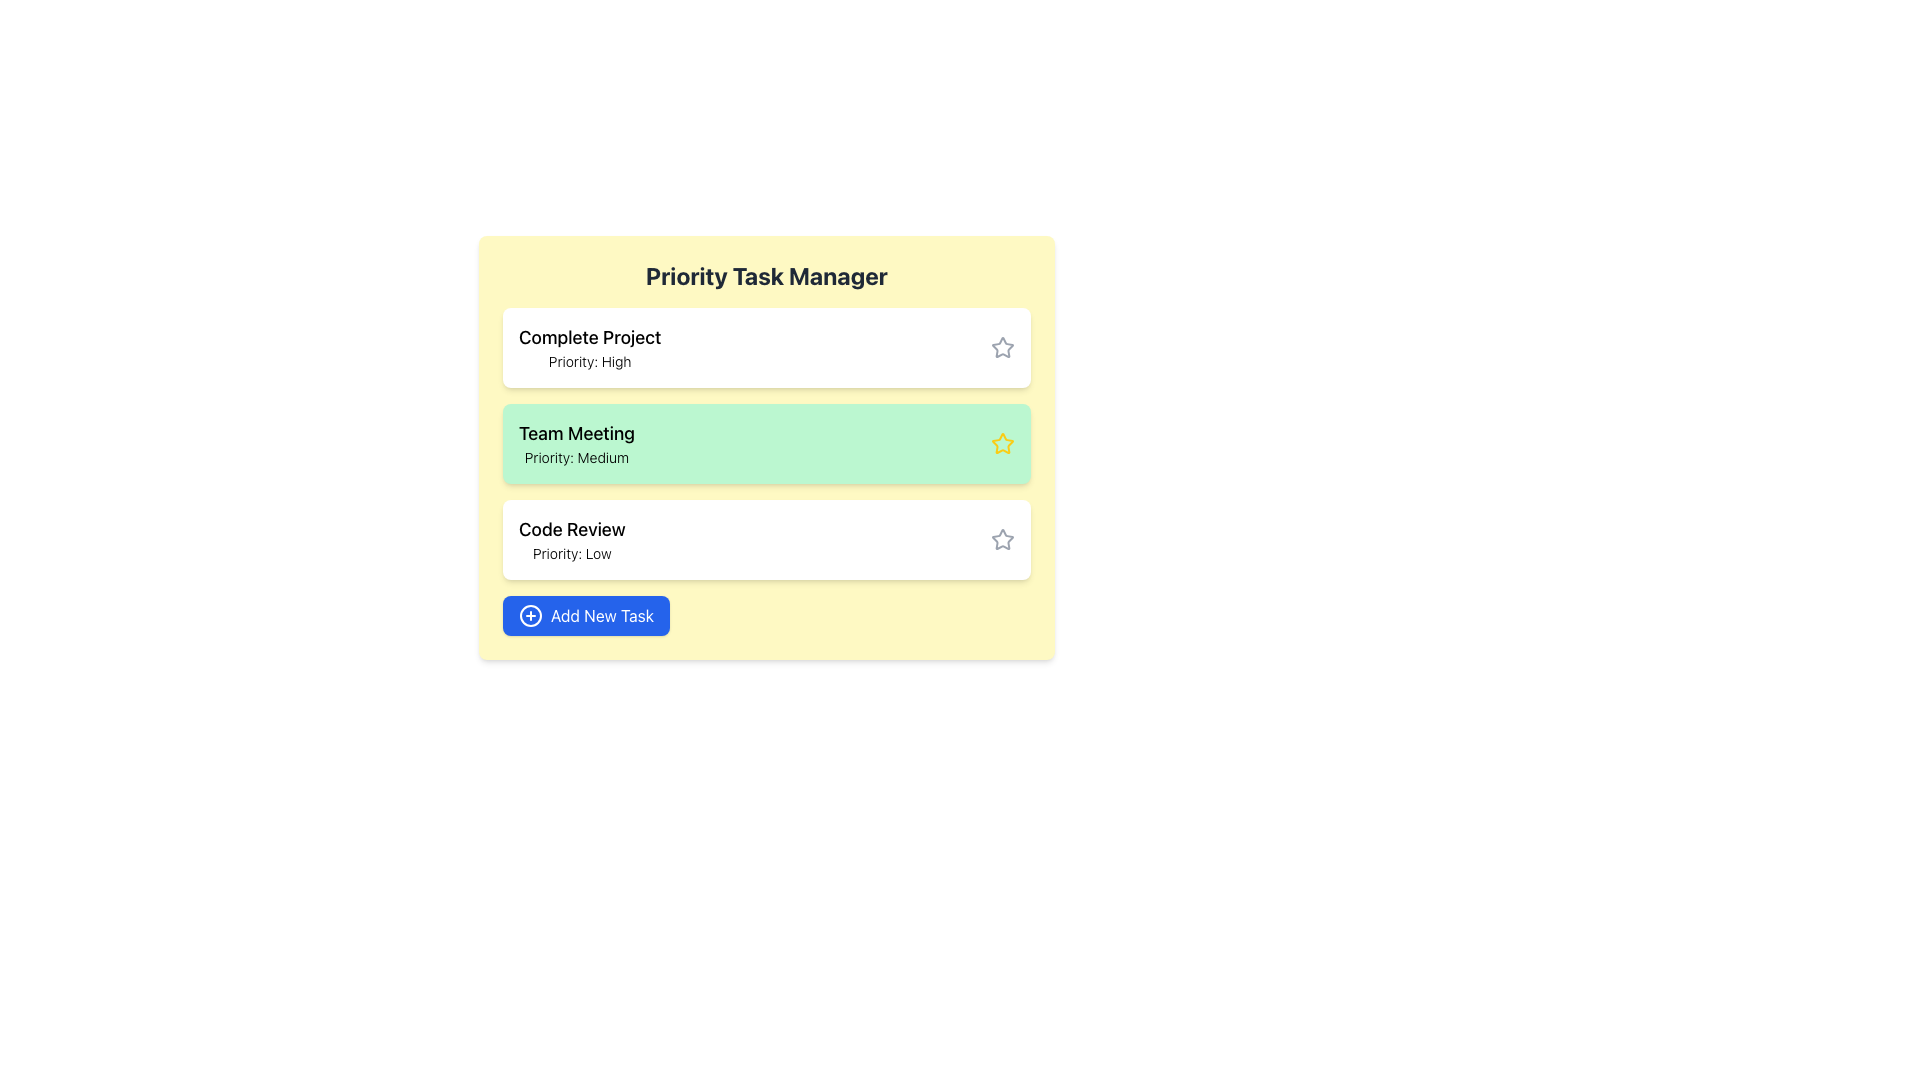 The width and height of the screenshot is (1920, 1080). Describe the element at coordinates (766, 540) in the screenshot. I see `the 'Code Review' task card, which is the third card in the 'Priority Task Manager' list, to trigger visual effects` at that location.